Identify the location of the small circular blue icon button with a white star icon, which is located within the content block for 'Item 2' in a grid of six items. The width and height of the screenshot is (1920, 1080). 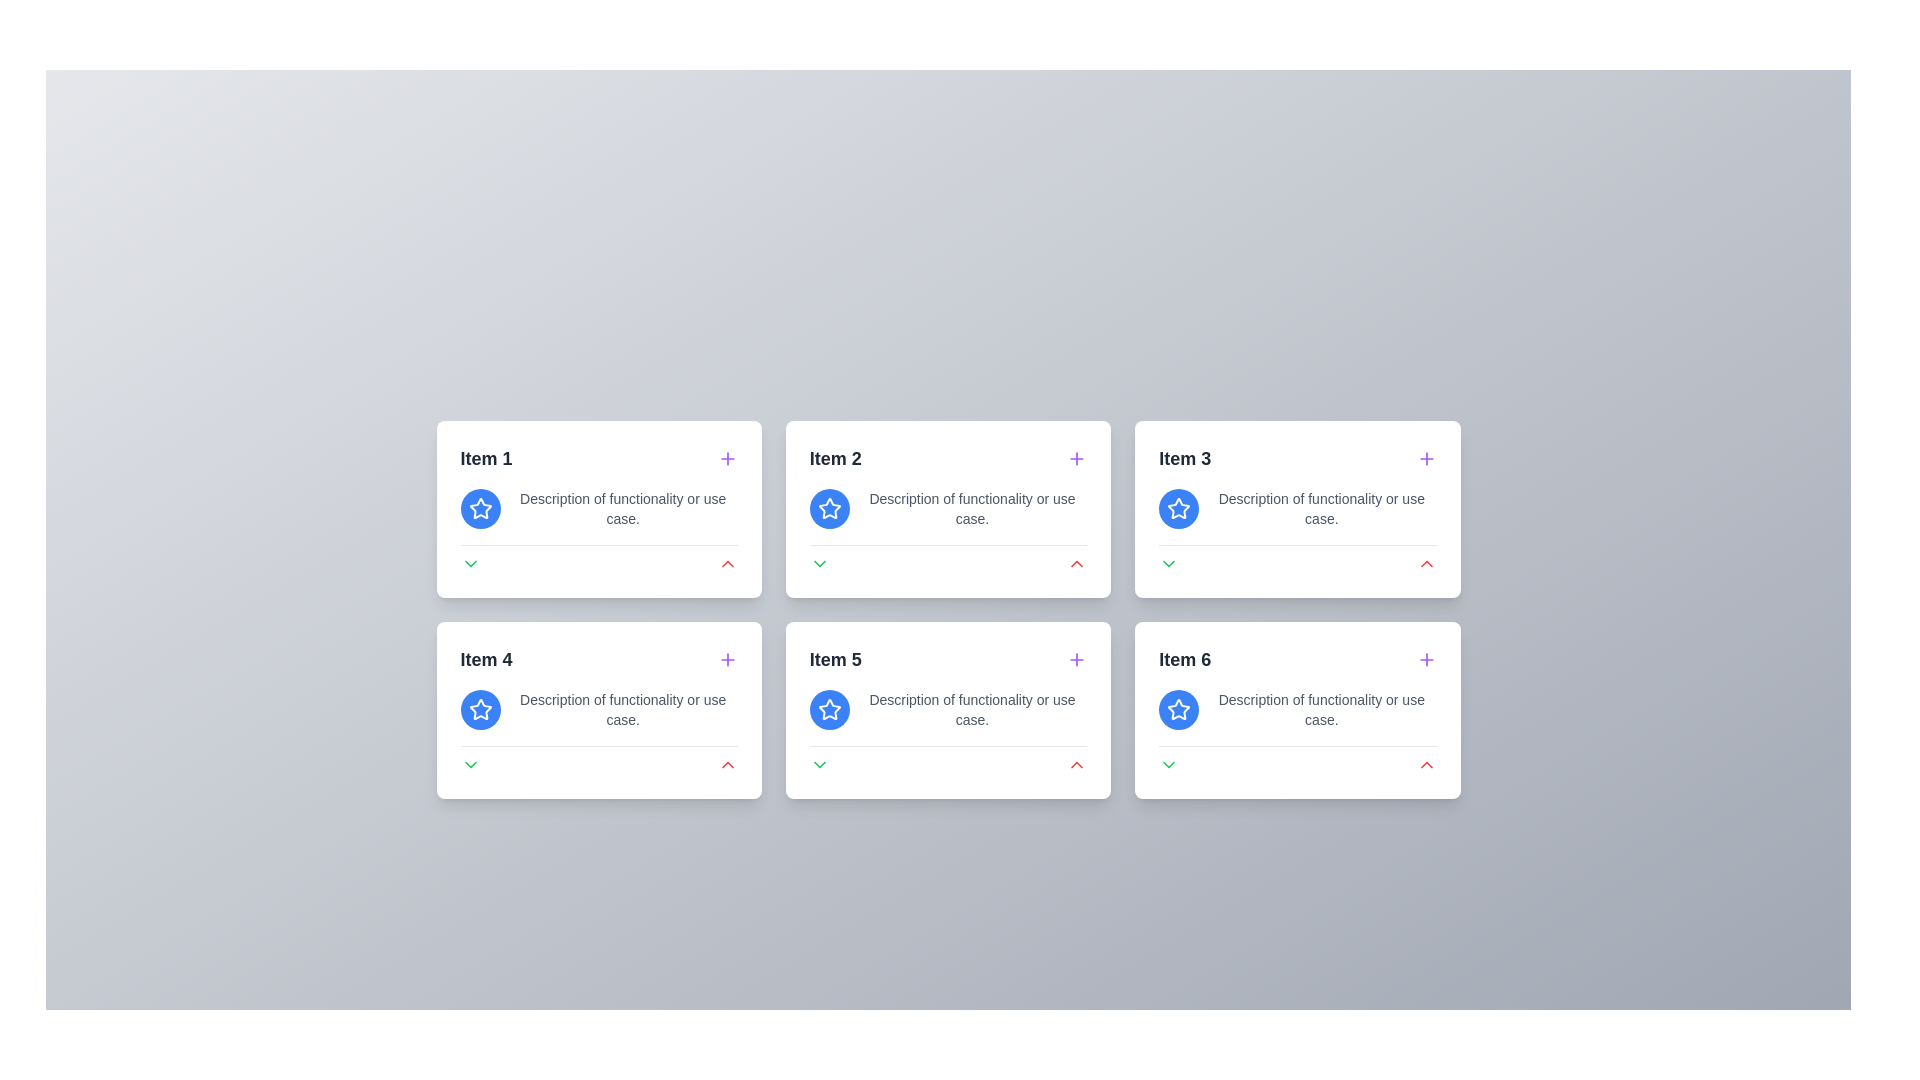
(829, 508).